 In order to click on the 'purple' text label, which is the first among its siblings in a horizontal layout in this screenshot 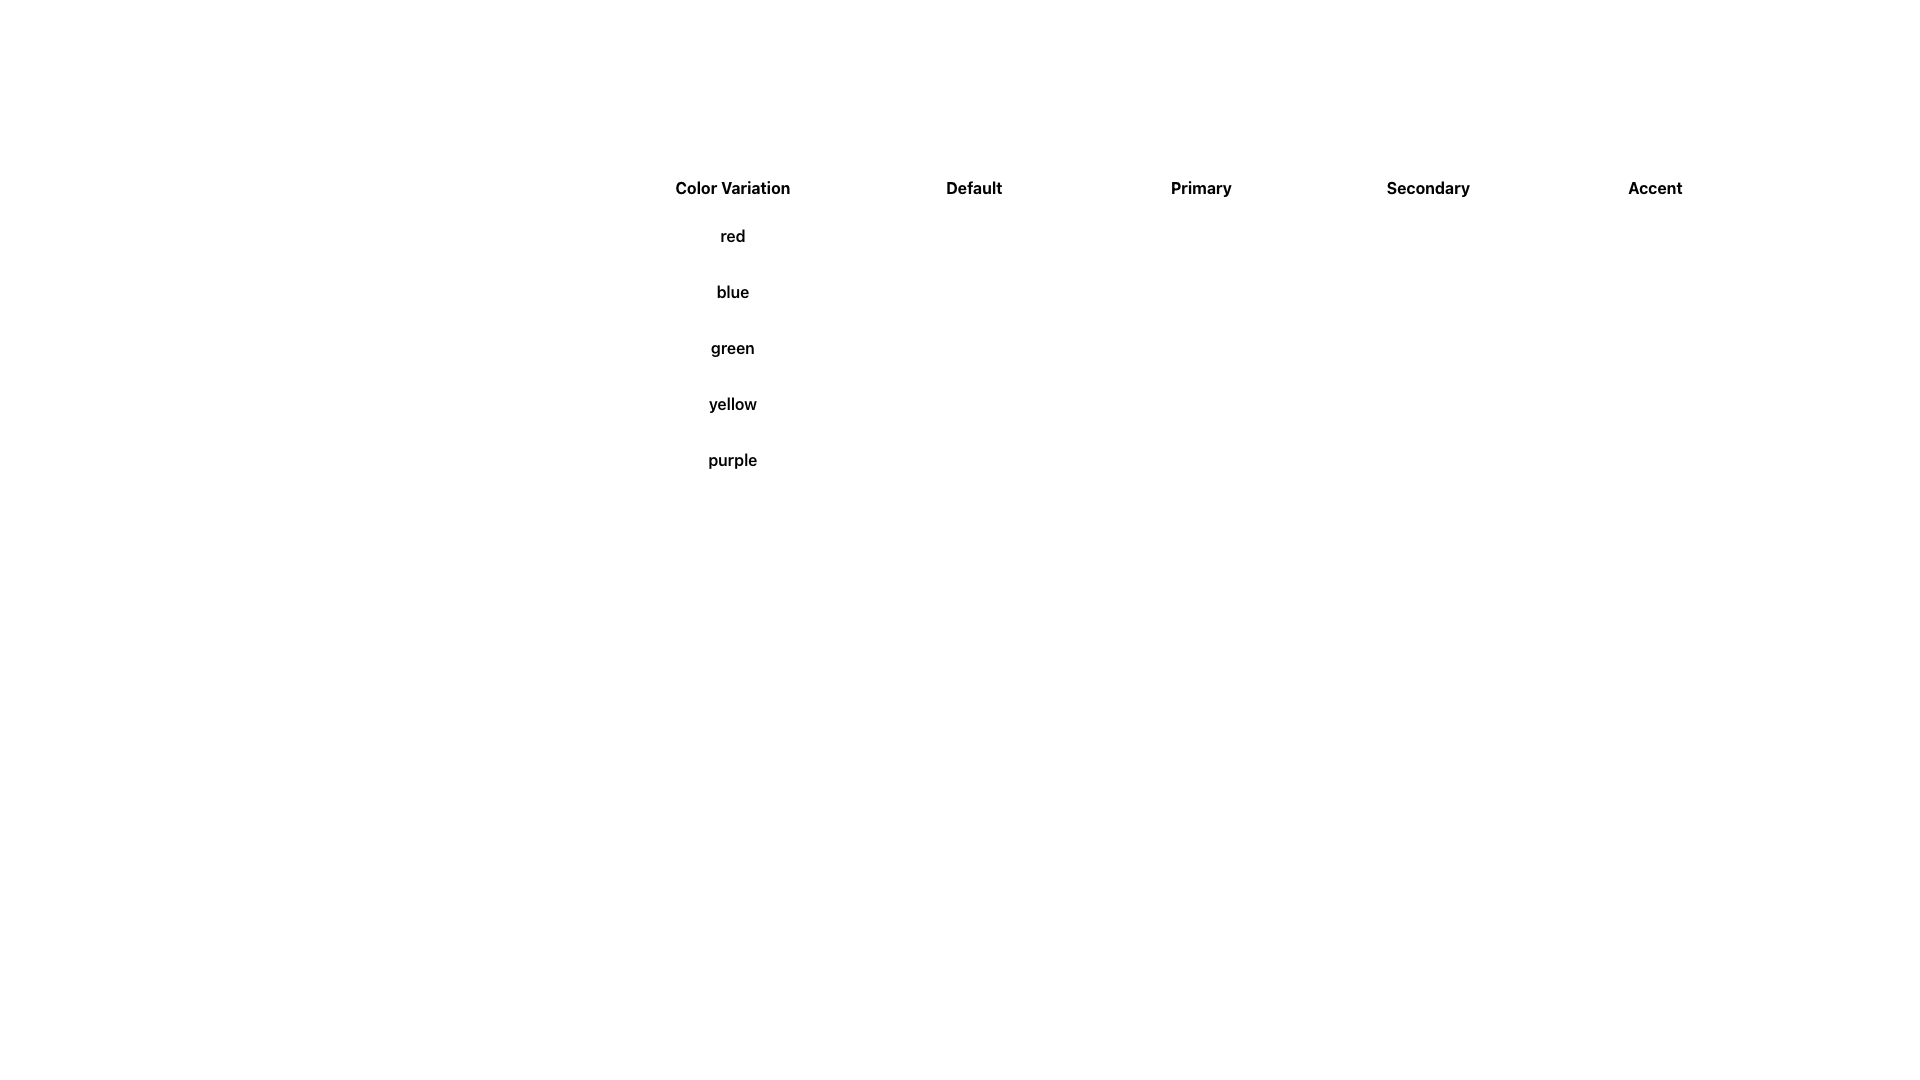, I will do `click(731, 459)`.